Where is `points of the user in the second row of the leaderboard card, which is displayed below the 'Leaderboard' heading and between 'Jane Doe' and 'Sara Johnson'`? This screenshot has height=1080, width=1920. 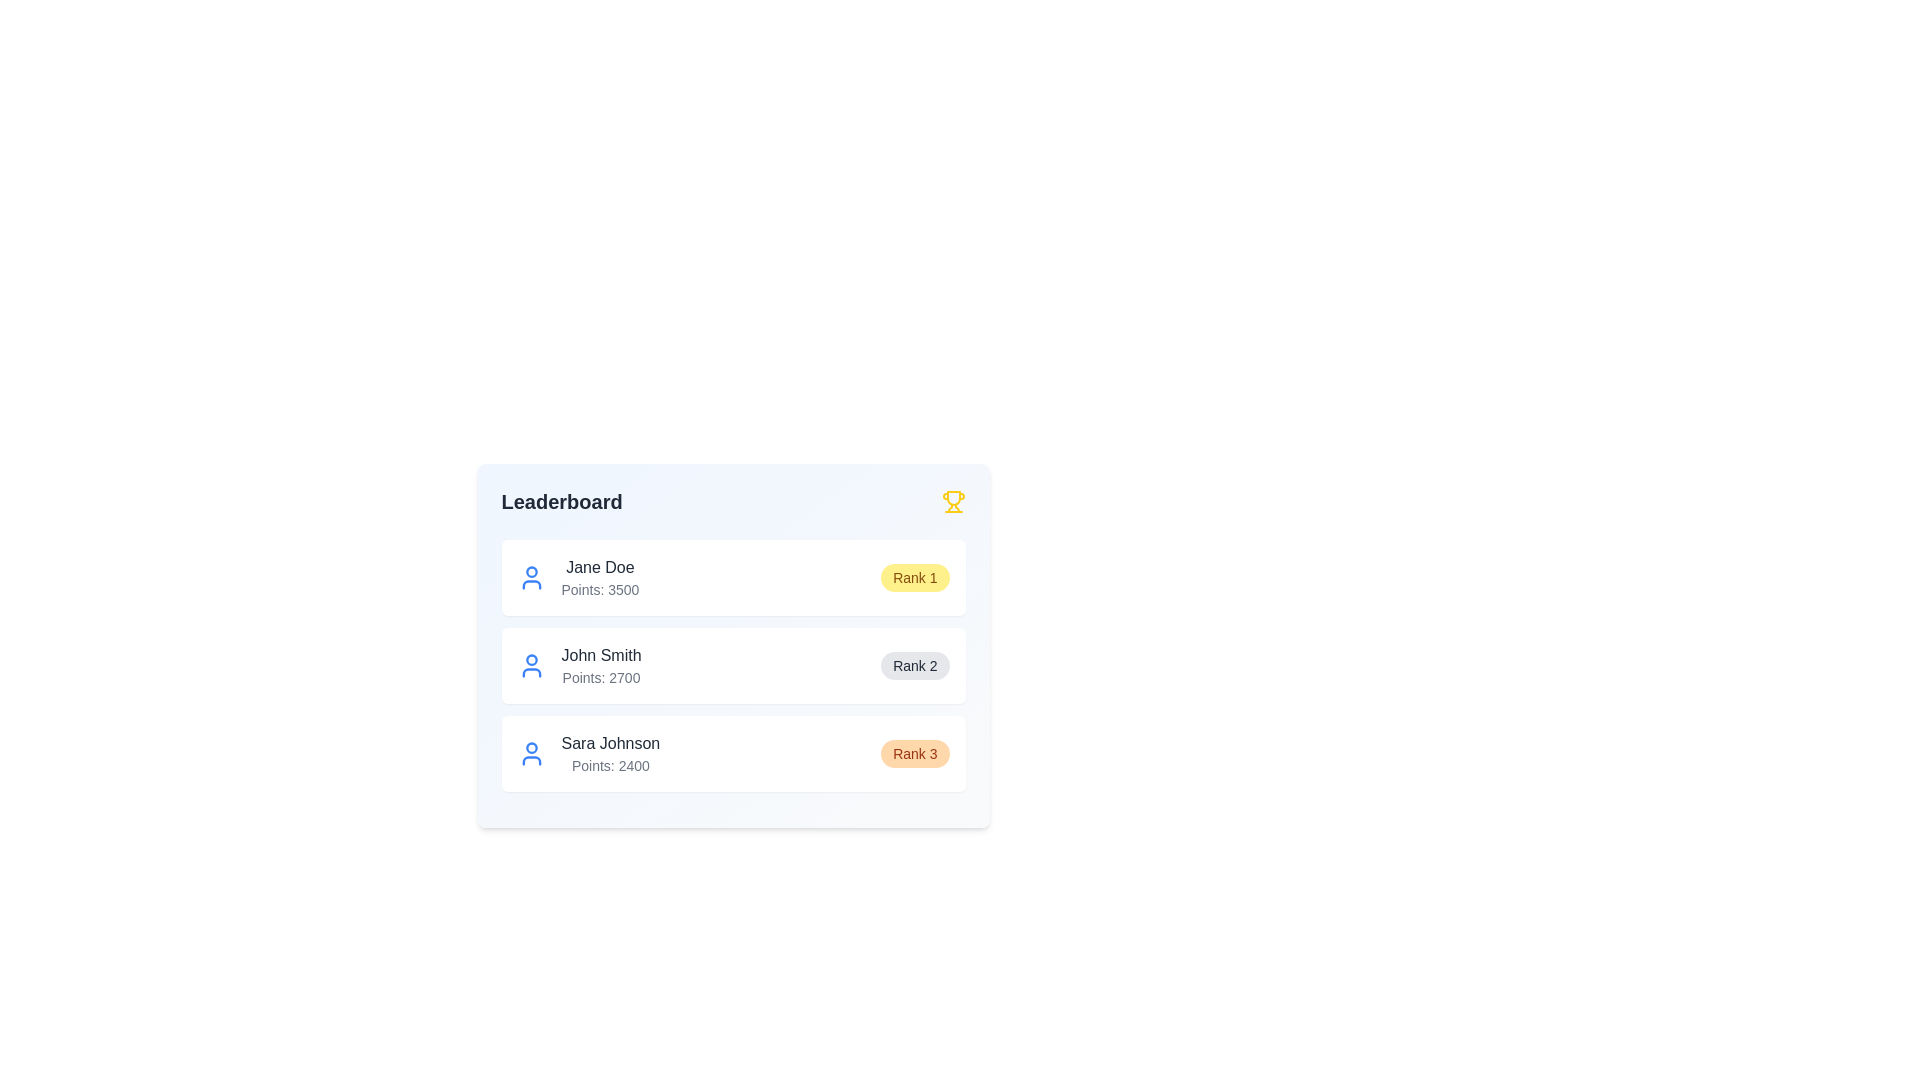
points of the user in the second row of the leaderboard card, which is displayed below the 'Leaderboard' heading and between 'Jane Doe' and 'Sara Johnson' is located at coordinates (732, 663).